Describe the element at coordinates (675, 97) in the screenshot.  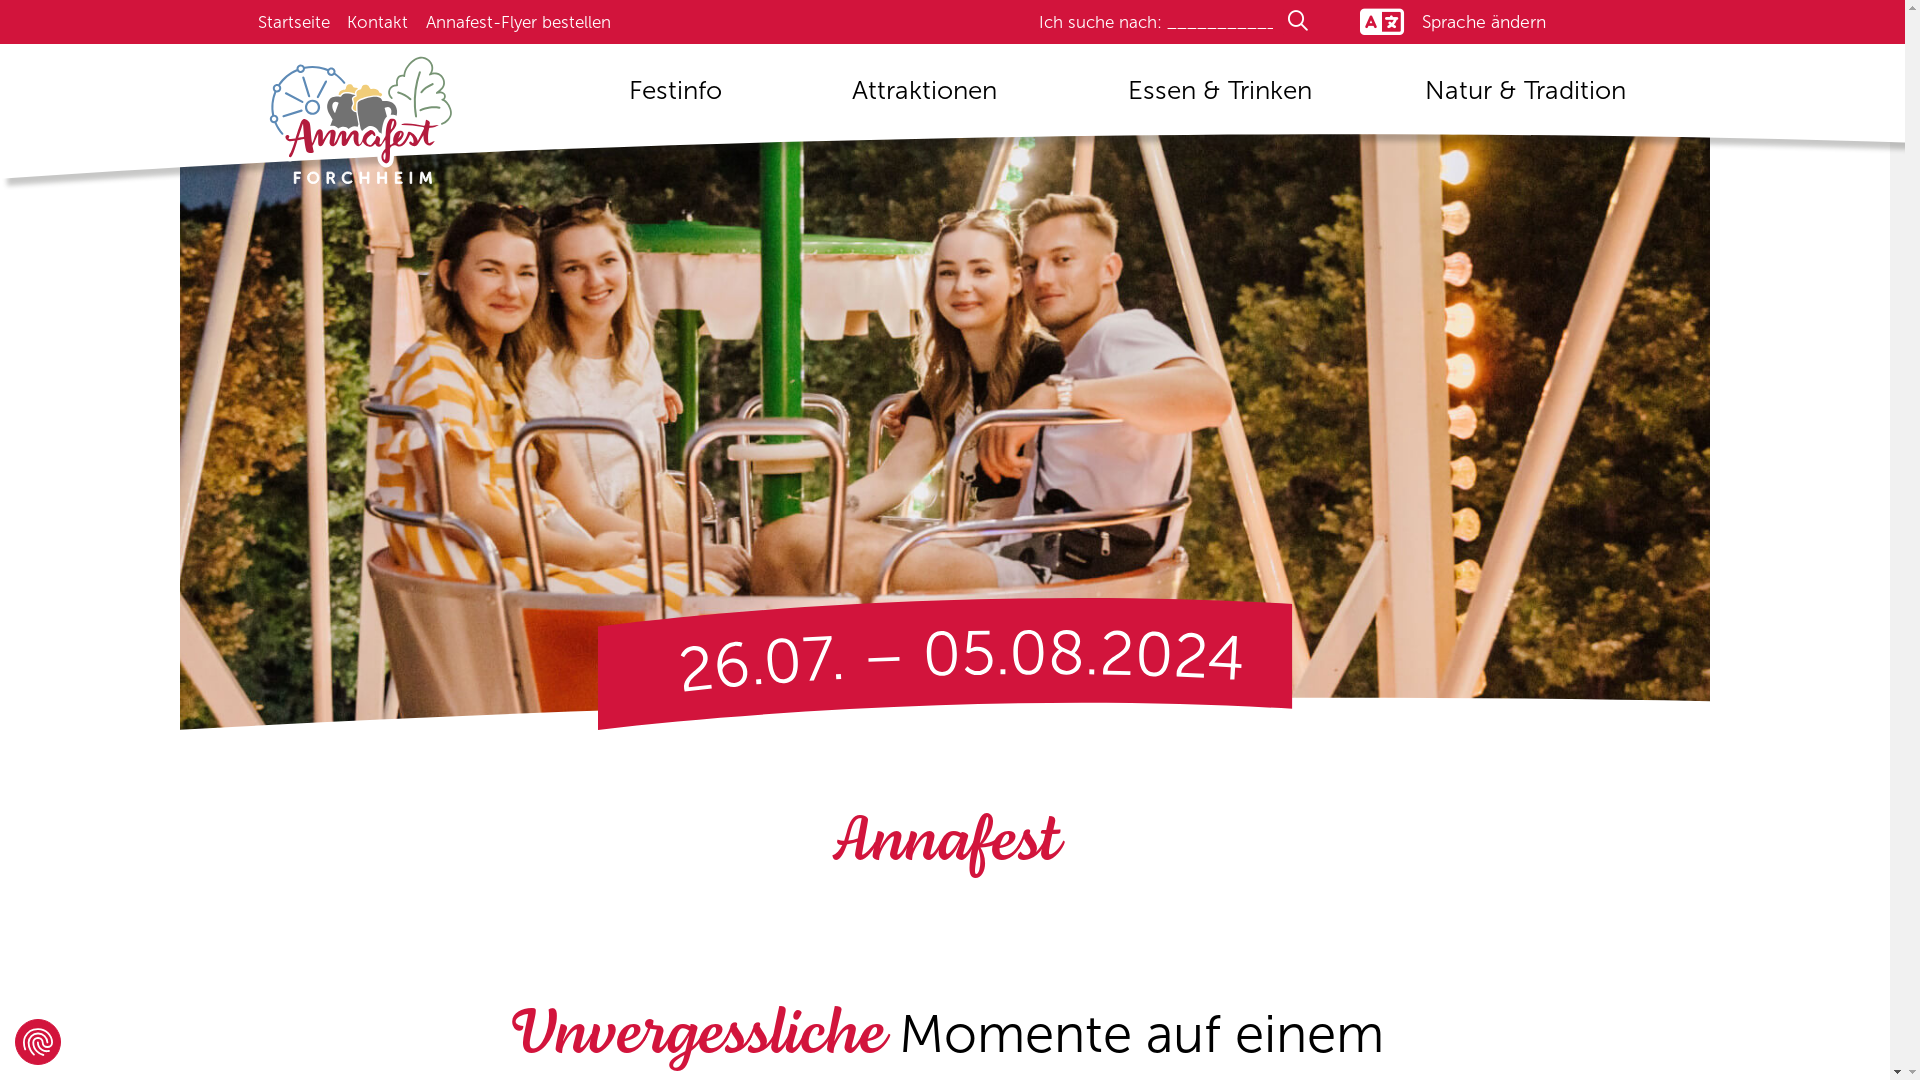
I see `'Festinfo'` at that location.